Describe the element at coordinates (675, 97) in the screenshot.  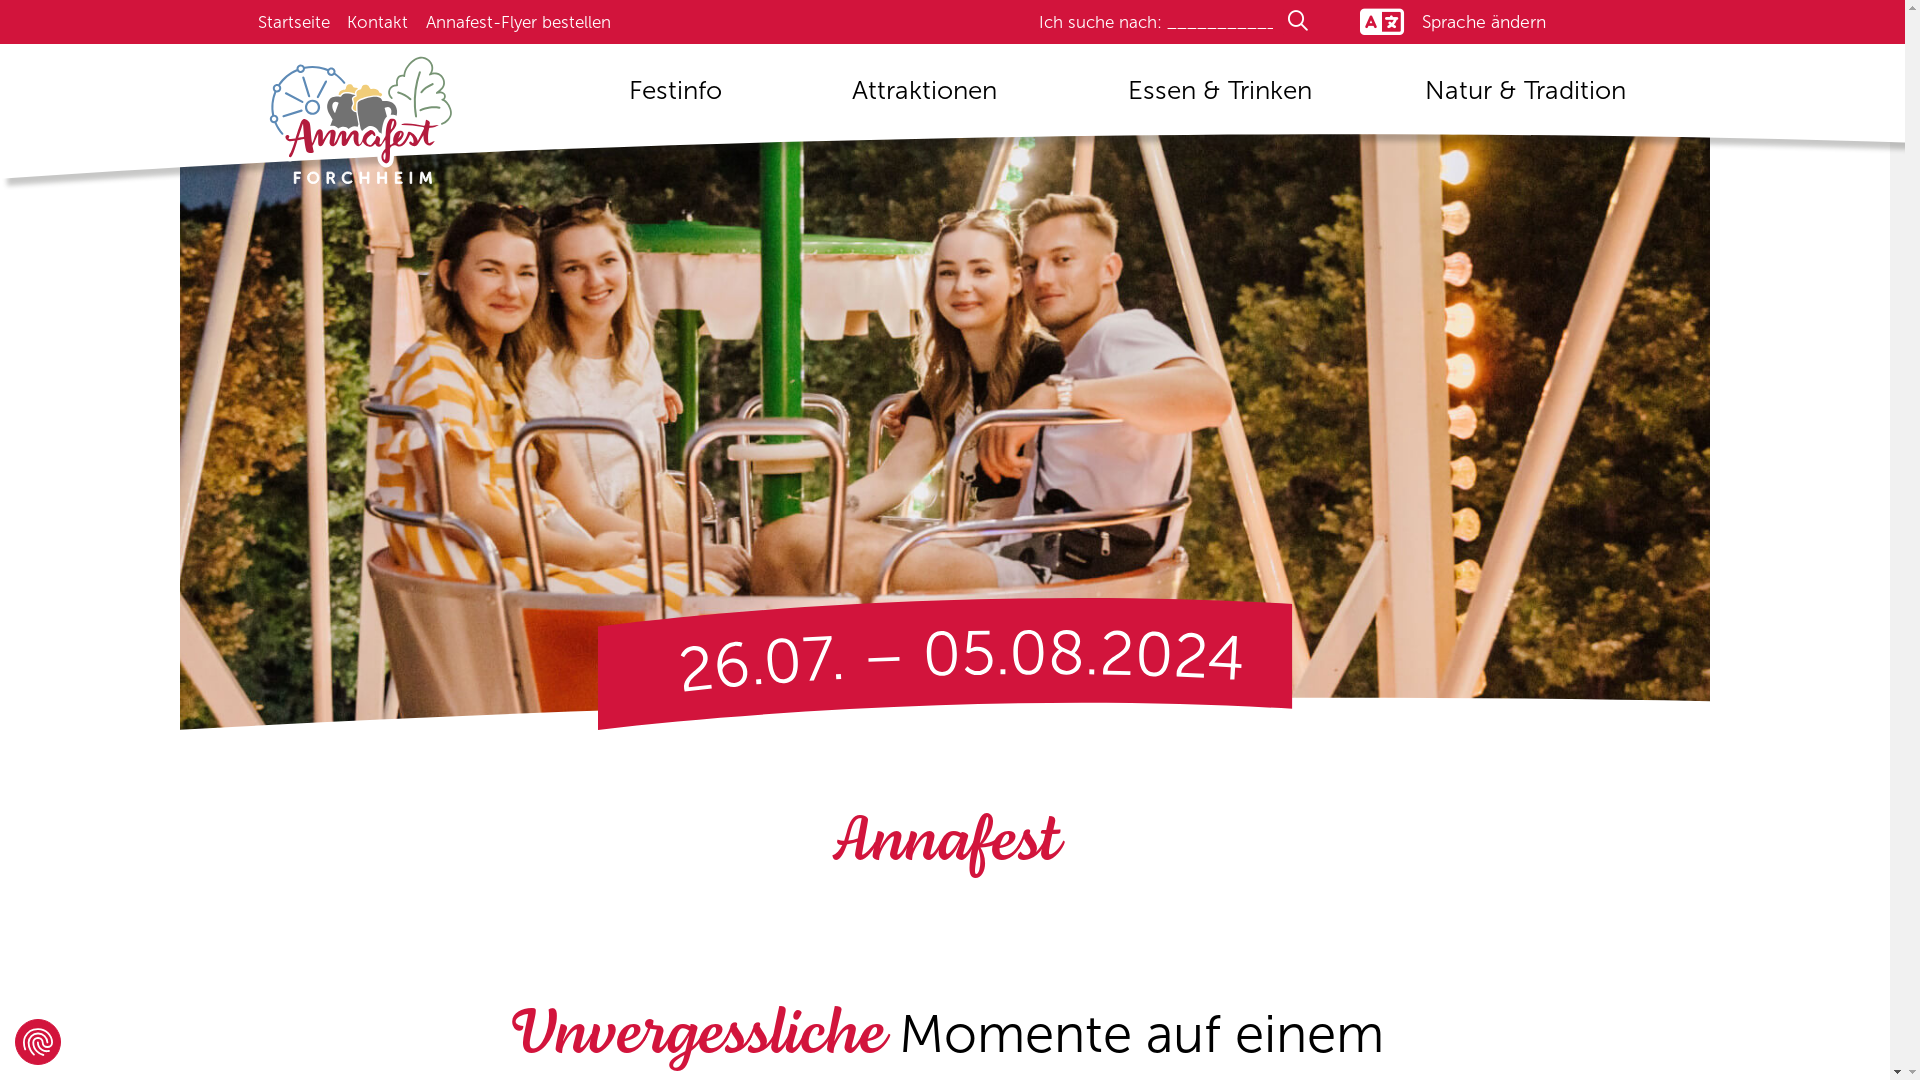
I see `'Festinfo'` at that location.